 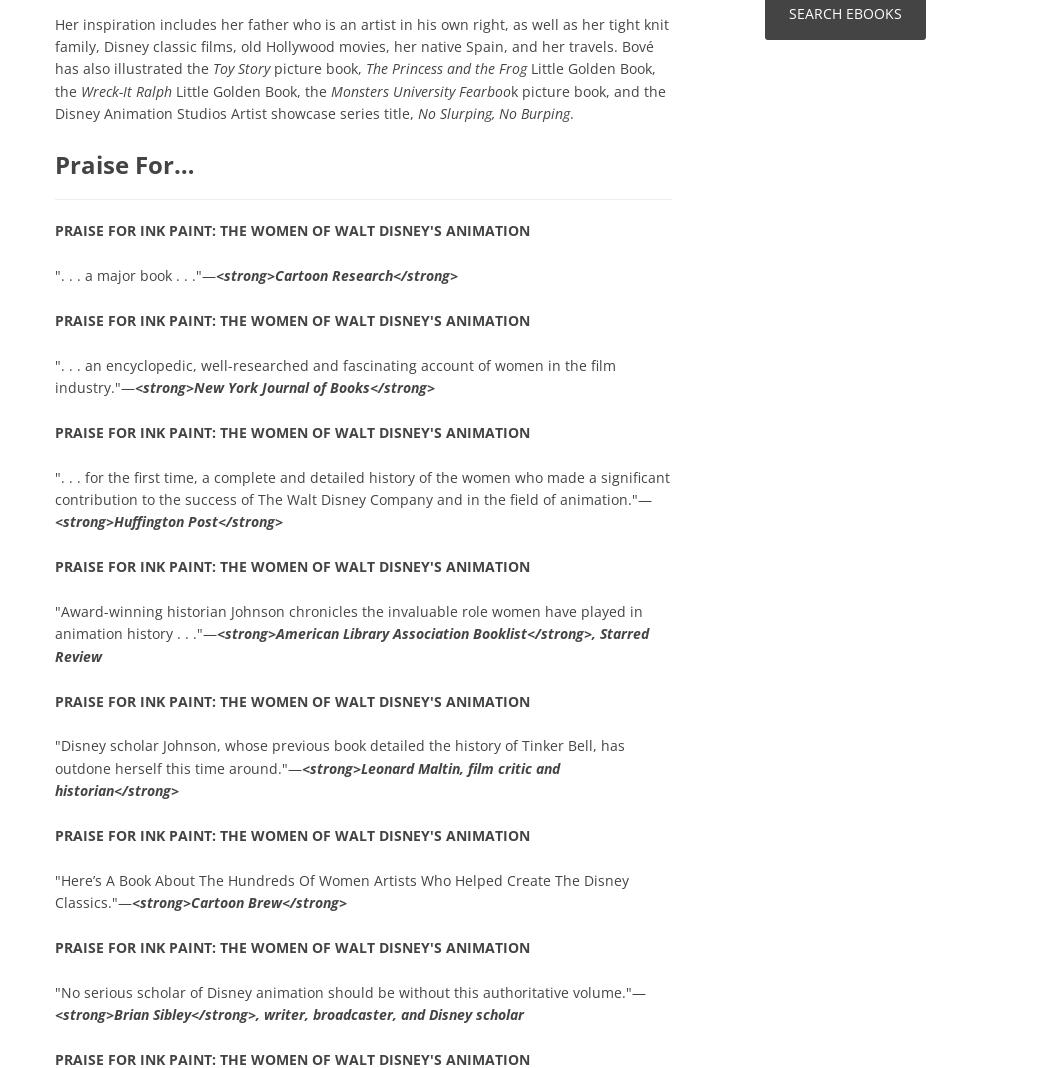 I want to click on '<strong>Brian Sibley</strong>, writer, broadcaster, and Disney scholar', so click(x=288, y=1014).